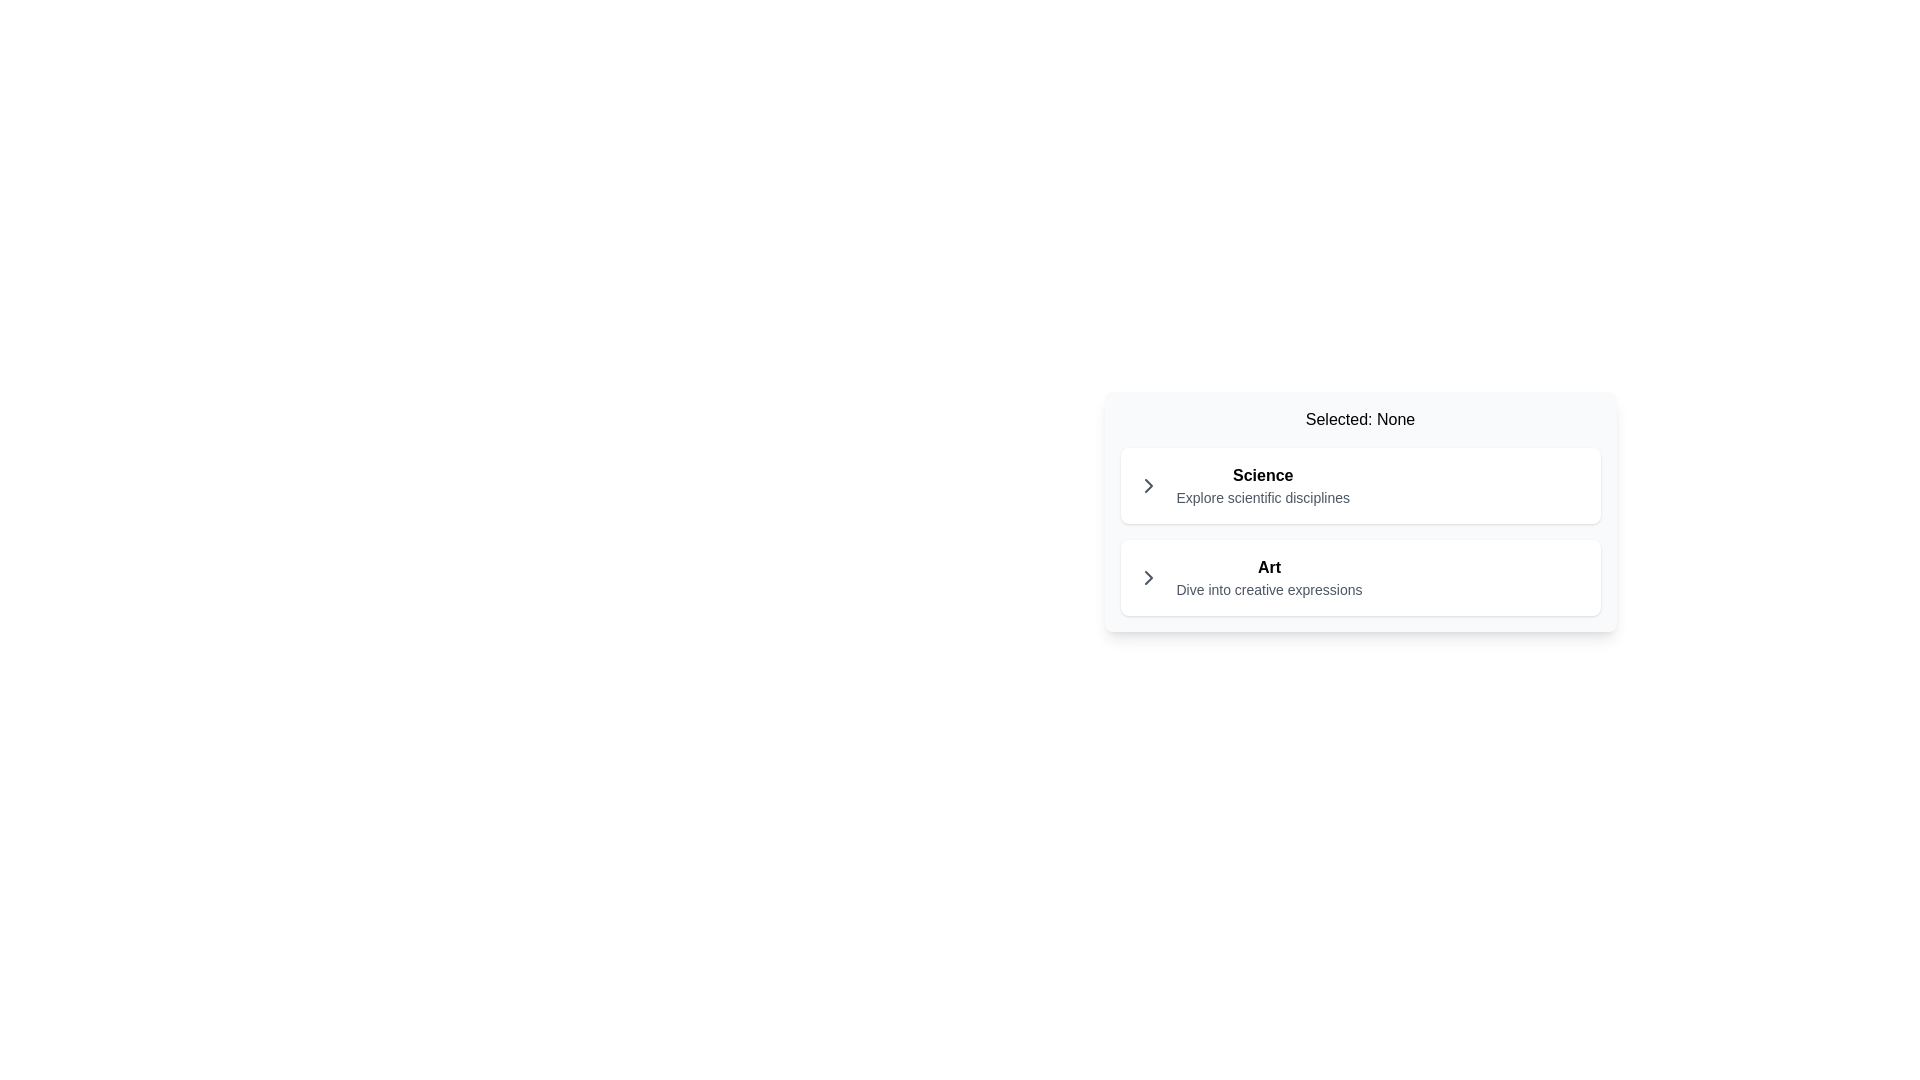  Describe the element at coordinates (1262, 496) in the screenshot. I see `the descriptive text label that provides additional details about the 'Science' option, positioned underneath the 'Science' label` at that location.